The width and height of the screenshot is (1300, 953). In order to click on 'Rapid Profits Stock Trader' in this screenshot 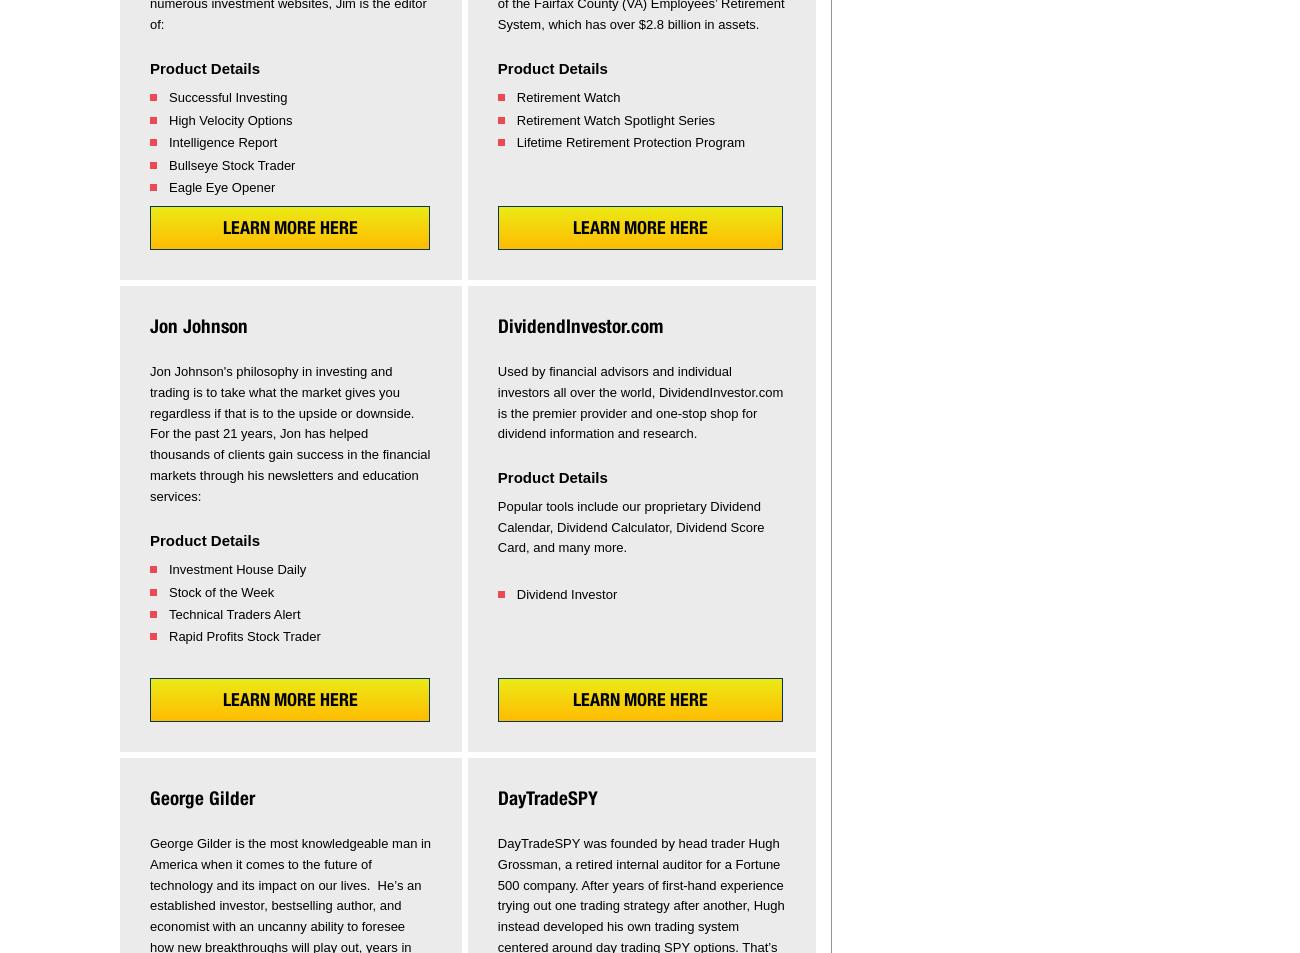, I will do `click(243, 636)`.